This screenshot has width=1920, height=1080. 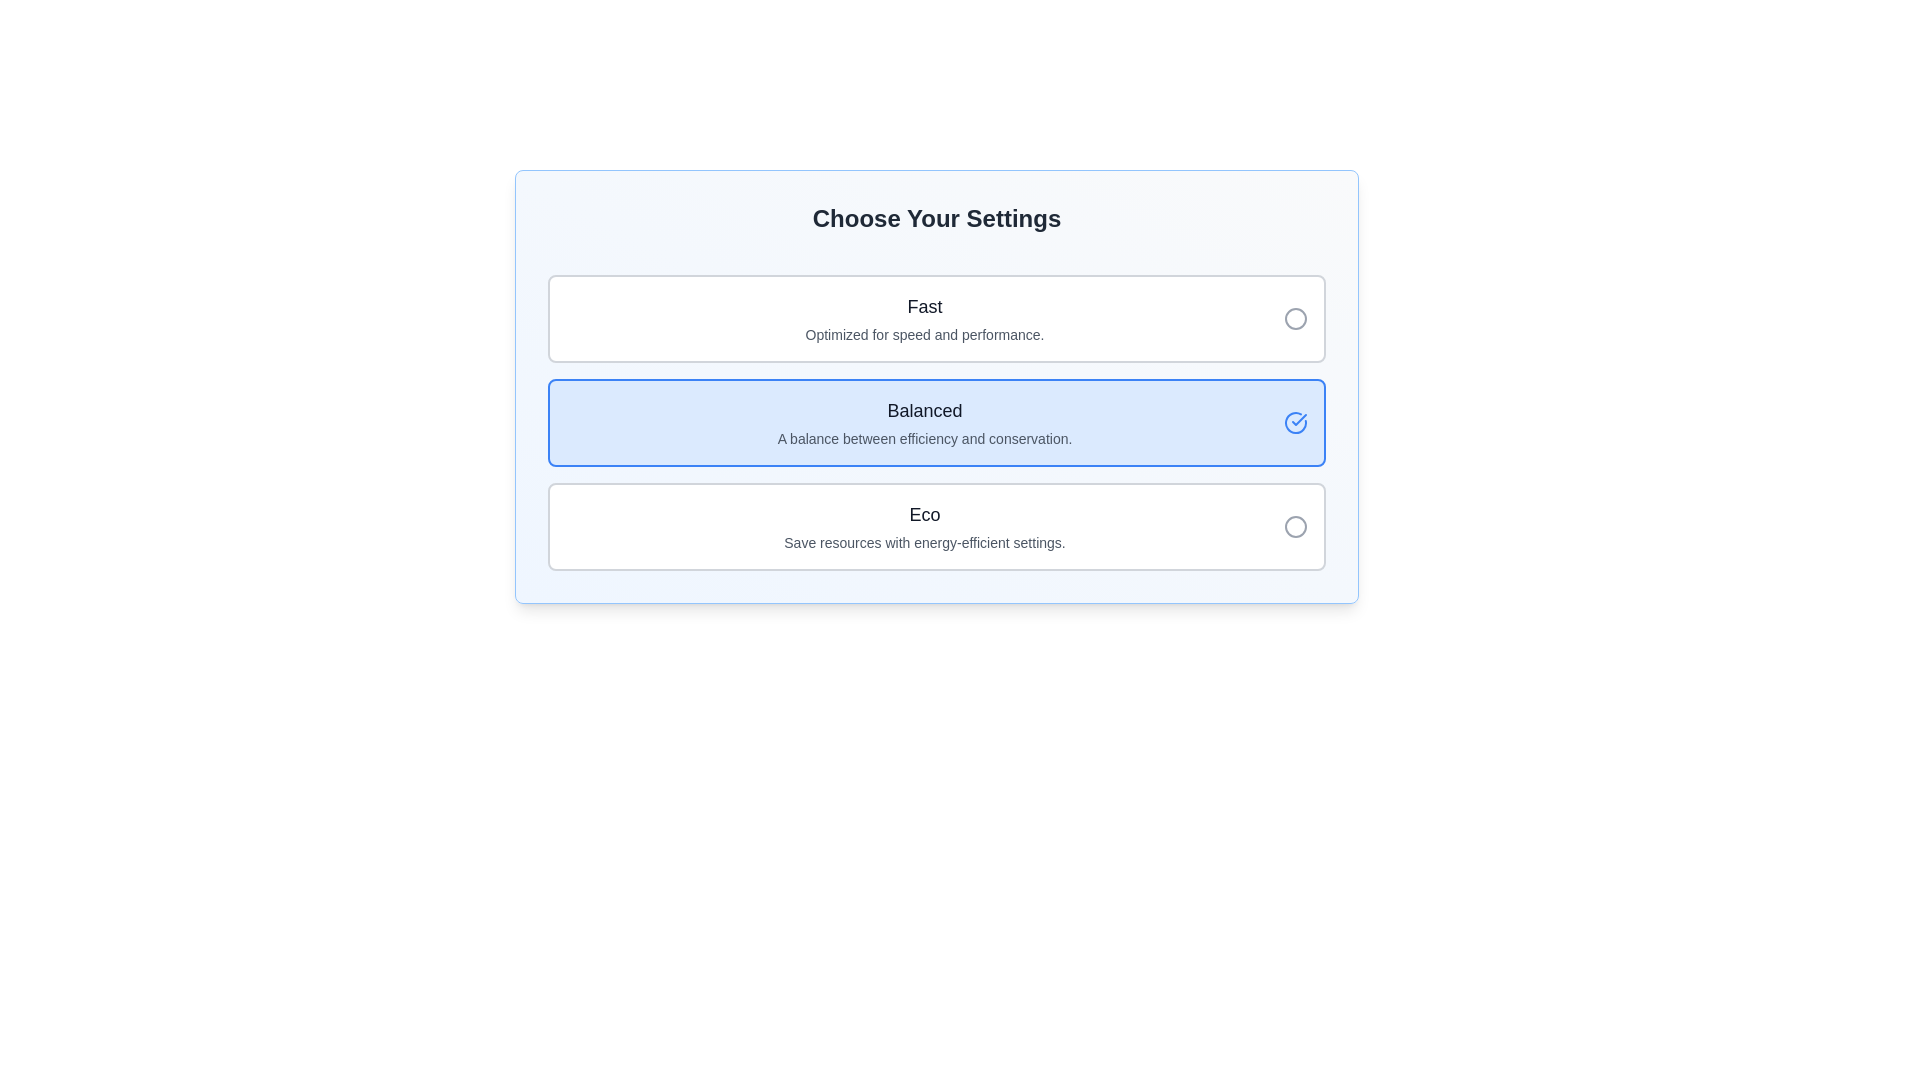 What do you see at coordinates (1299, 419) in the screenshot?
I see `the checkmark icon indicating the selection of the 'Balanced' option within the blue highlighted rectangle` at bounding box center [1299, 419].